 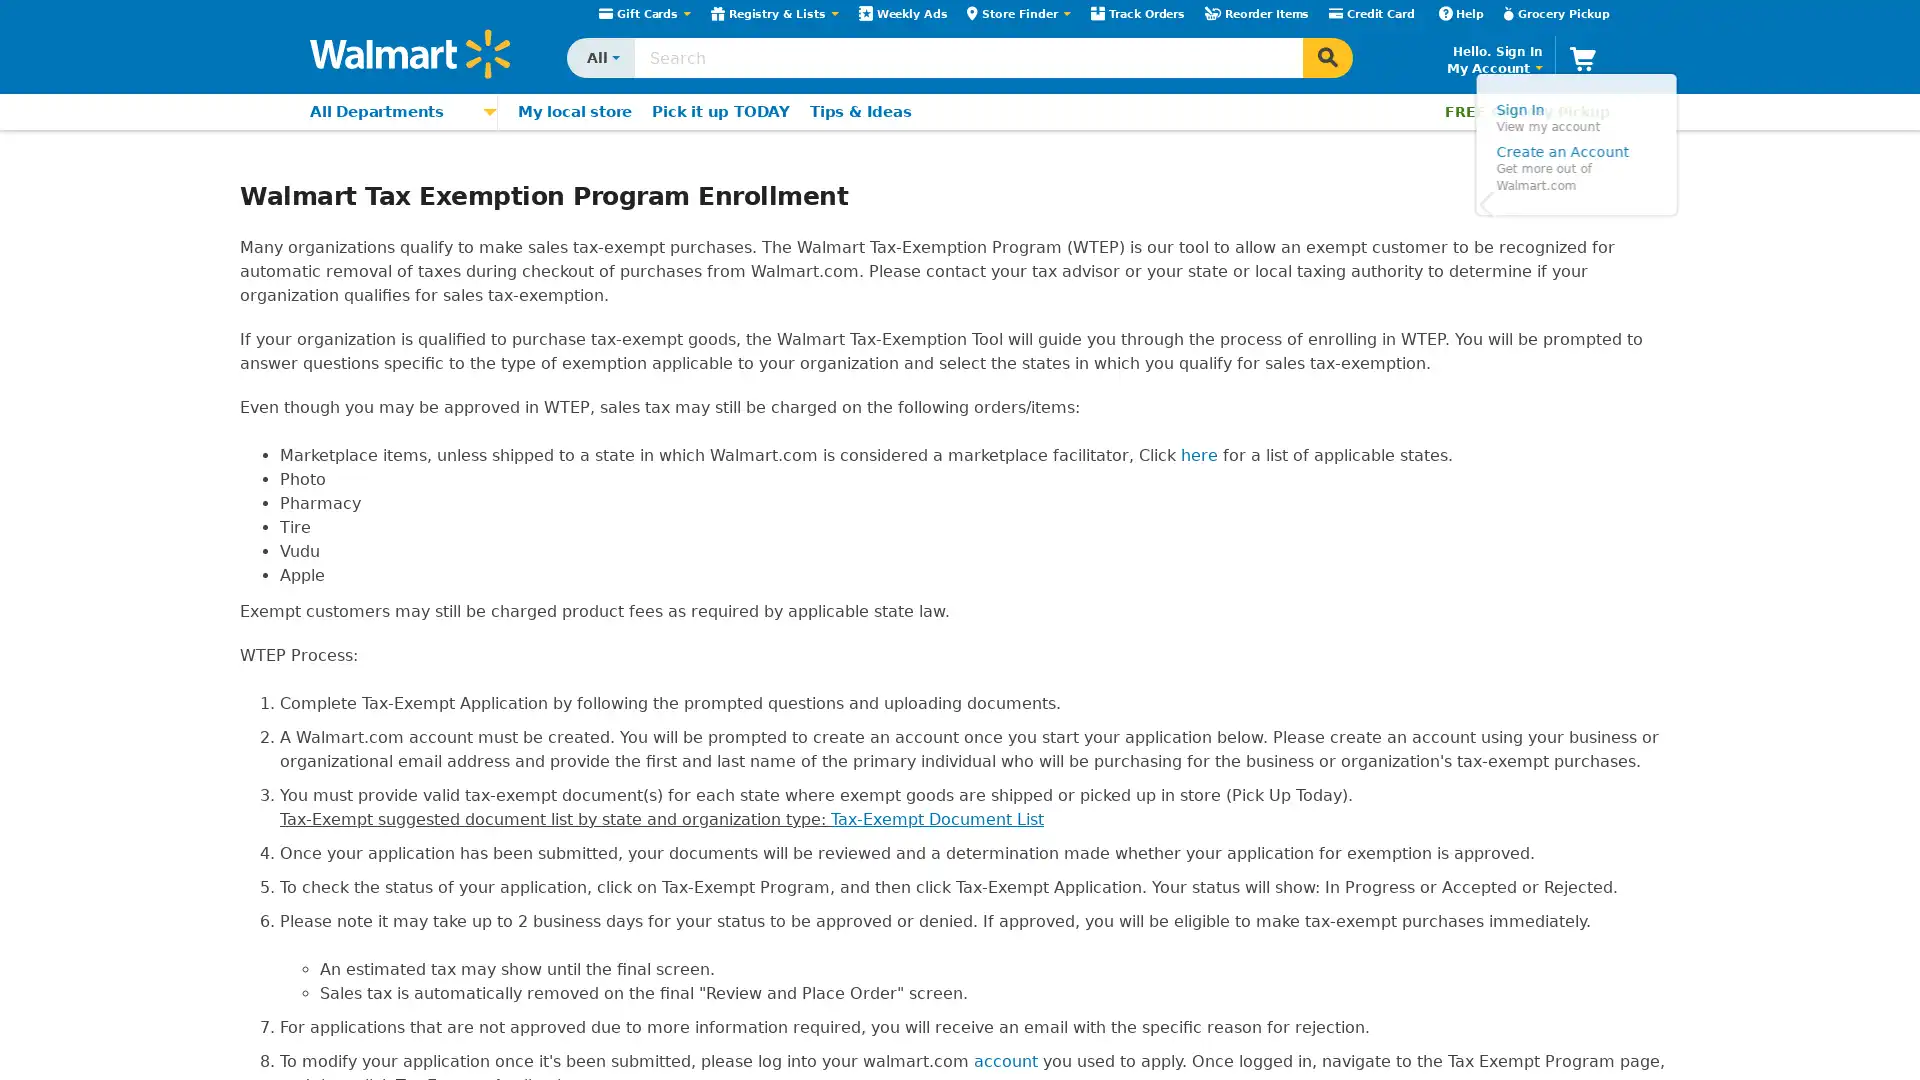 What do you see at coordinates (388, 215) in the screenshot?
I see `Movies, Music & Books` at bounding box center [388, 215].